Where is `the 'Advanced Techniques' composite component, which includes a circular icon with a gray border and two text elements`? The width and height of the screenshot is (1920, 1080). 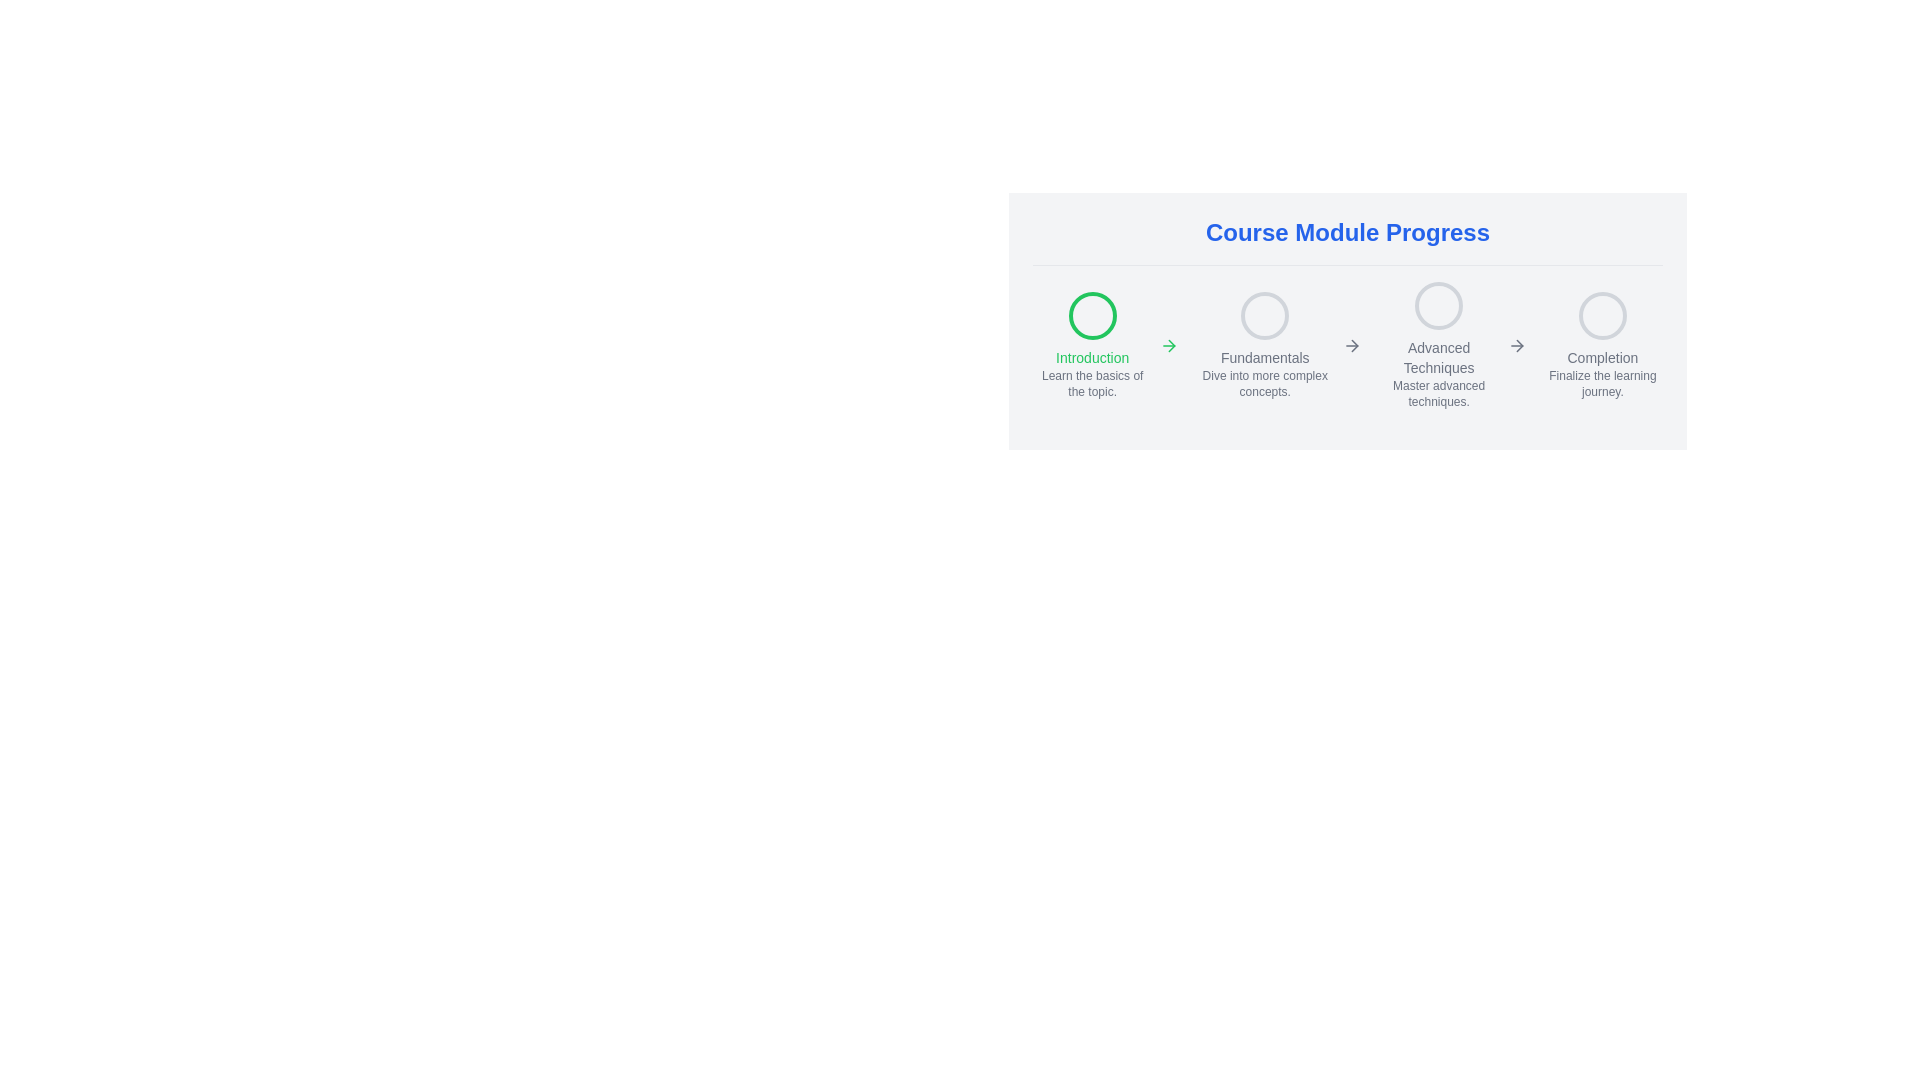
the 'Advanced Techniques' composite component, which includes a circular icon with a gray border and two text elements is located at coordinates (1438, 345).